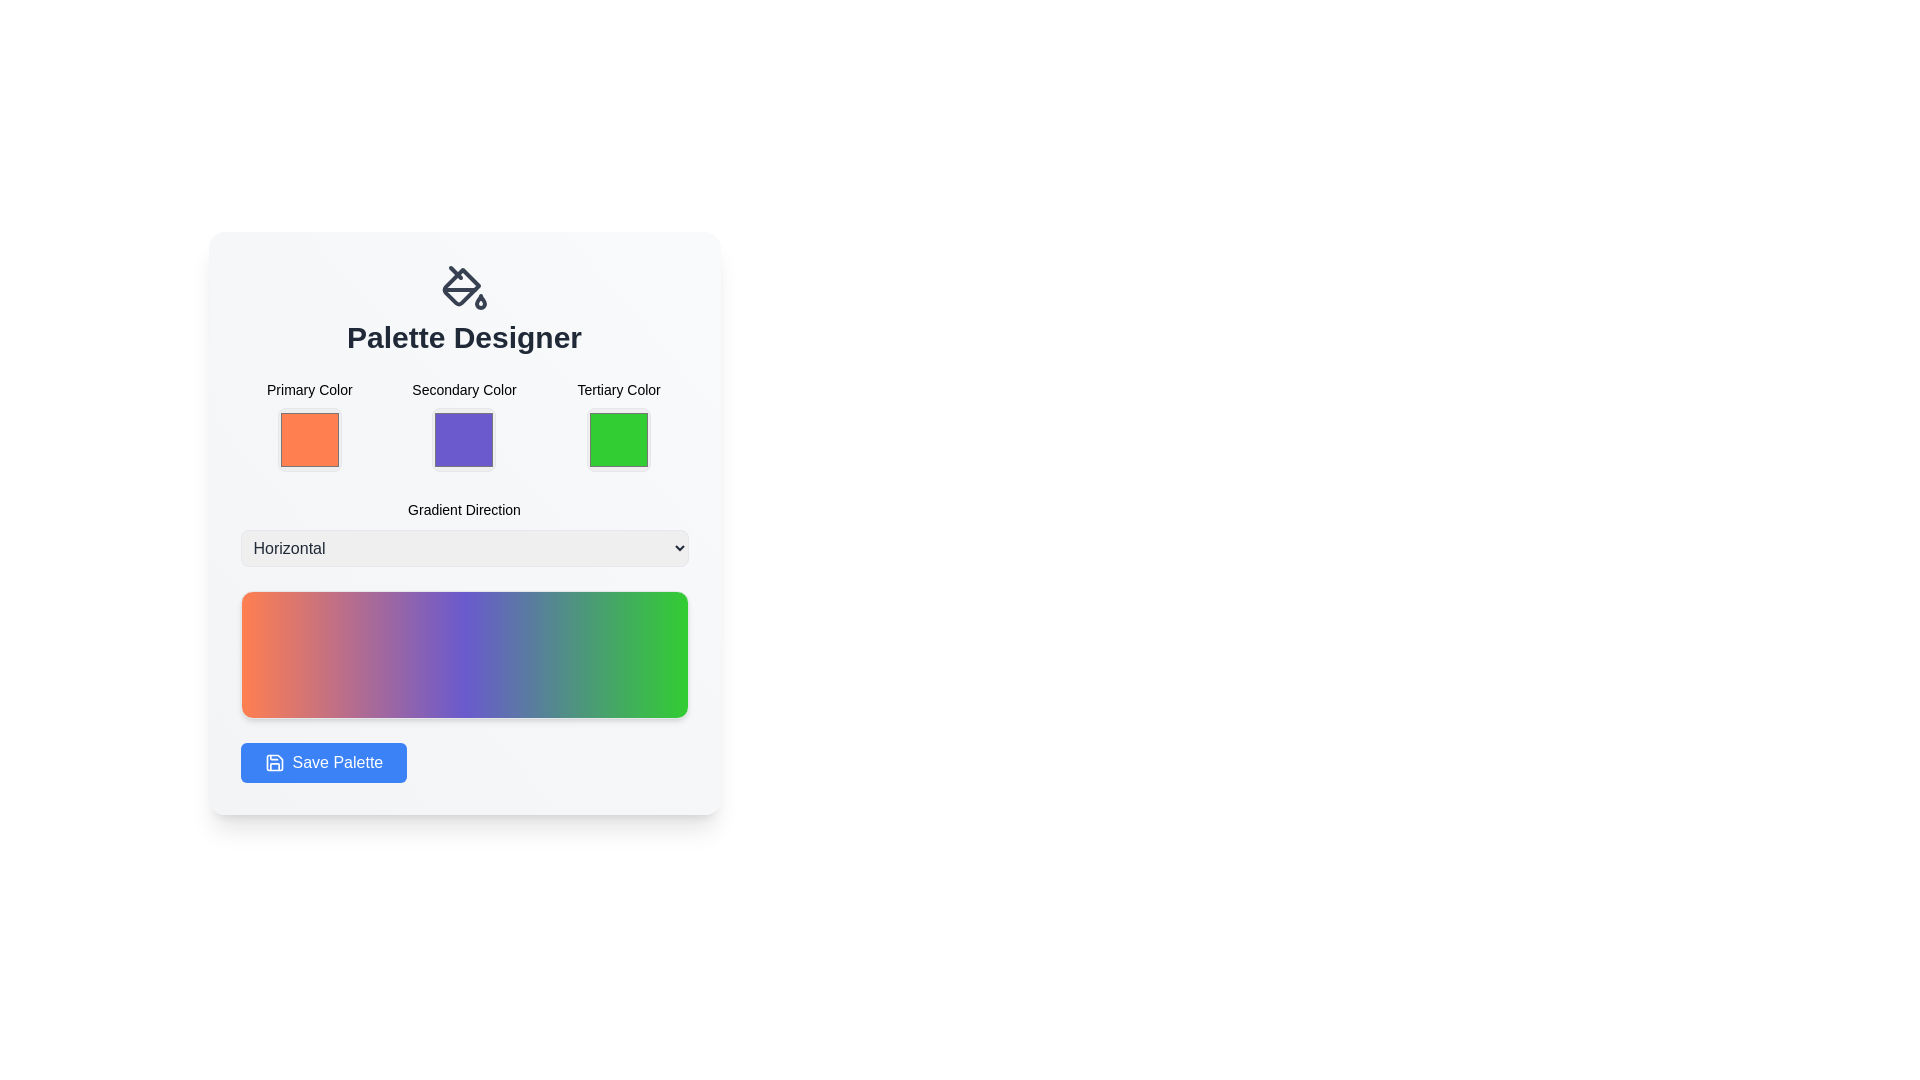  I want to click on the Header text for the Palette Designer, which is located at the top-center of the interface, beneath a paint bucket icon and above the color selection sections, so click(463, 309).